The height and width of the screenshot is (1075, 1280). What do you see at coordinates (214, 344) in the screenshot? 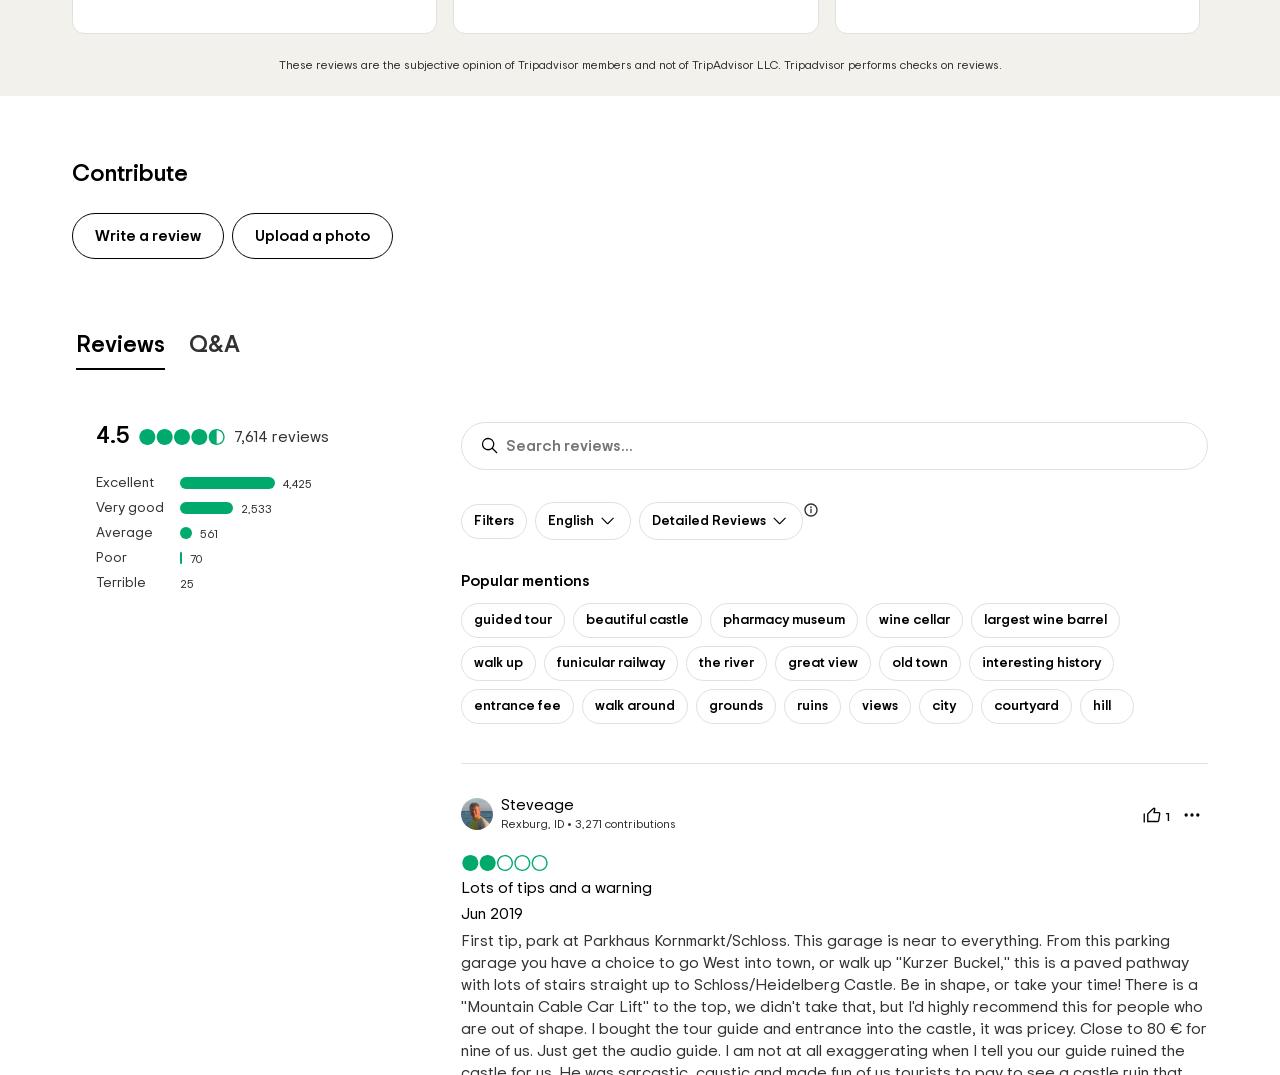
I see `'Q&A'` at bounding box center [214, 344].